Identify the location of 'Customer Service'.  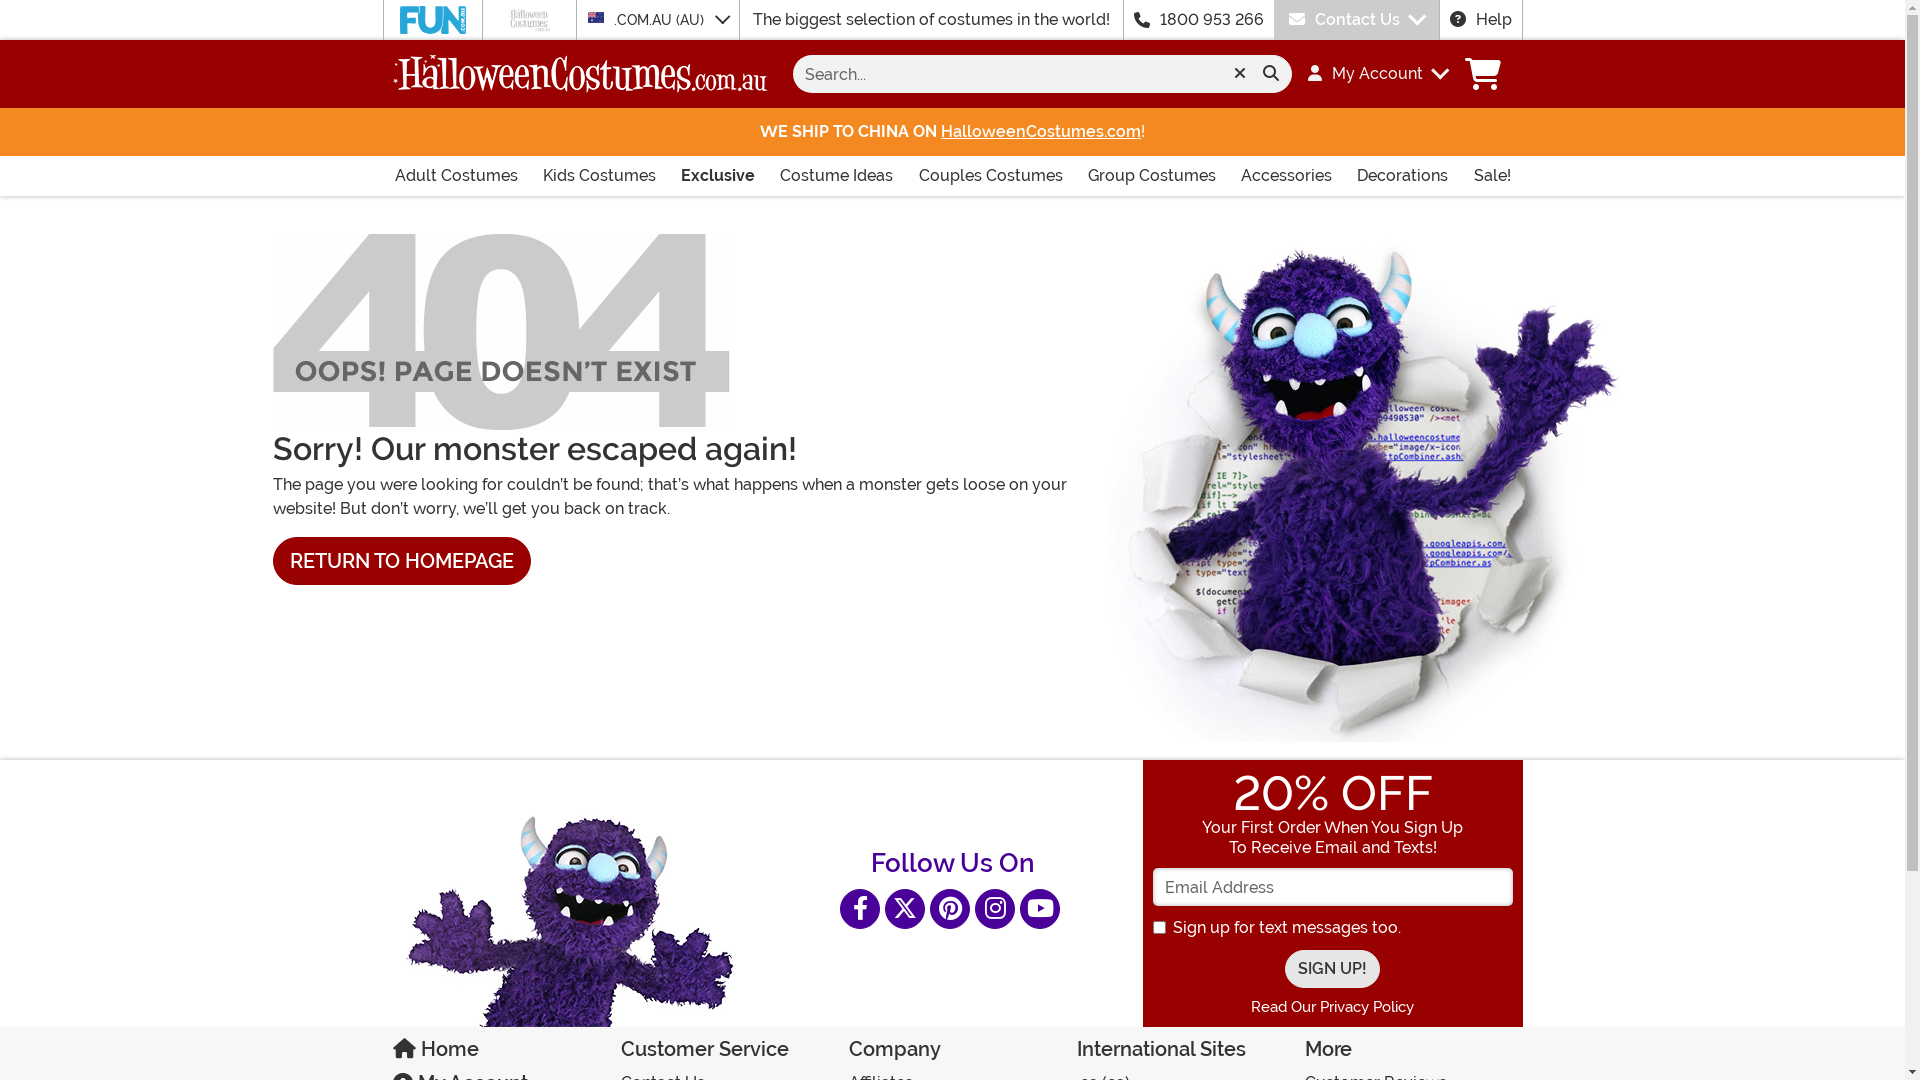
(723, 1052).